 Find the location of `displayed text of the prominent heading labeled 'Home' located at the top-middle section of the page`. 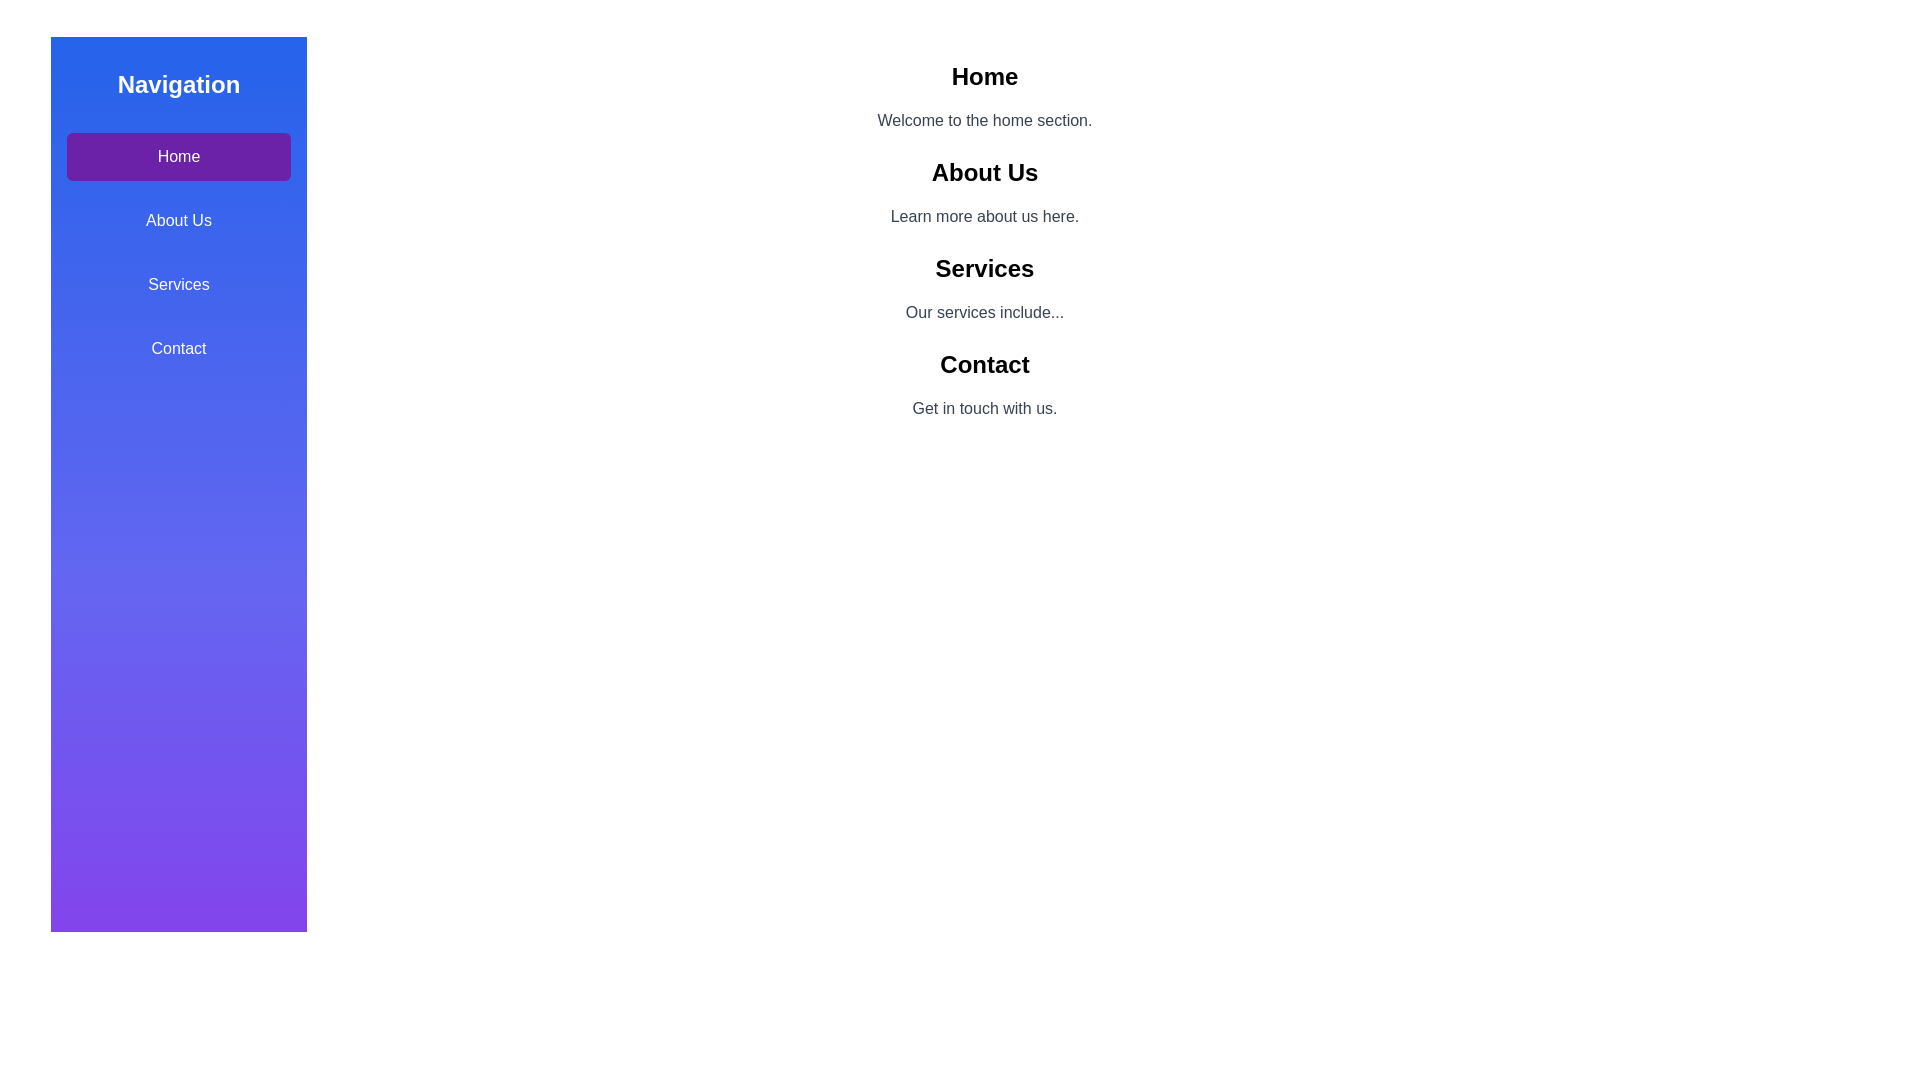

displayed text of the prominent heading labeled 'Home' located at the top-middle section of the page is located at coordinates (984, 76).